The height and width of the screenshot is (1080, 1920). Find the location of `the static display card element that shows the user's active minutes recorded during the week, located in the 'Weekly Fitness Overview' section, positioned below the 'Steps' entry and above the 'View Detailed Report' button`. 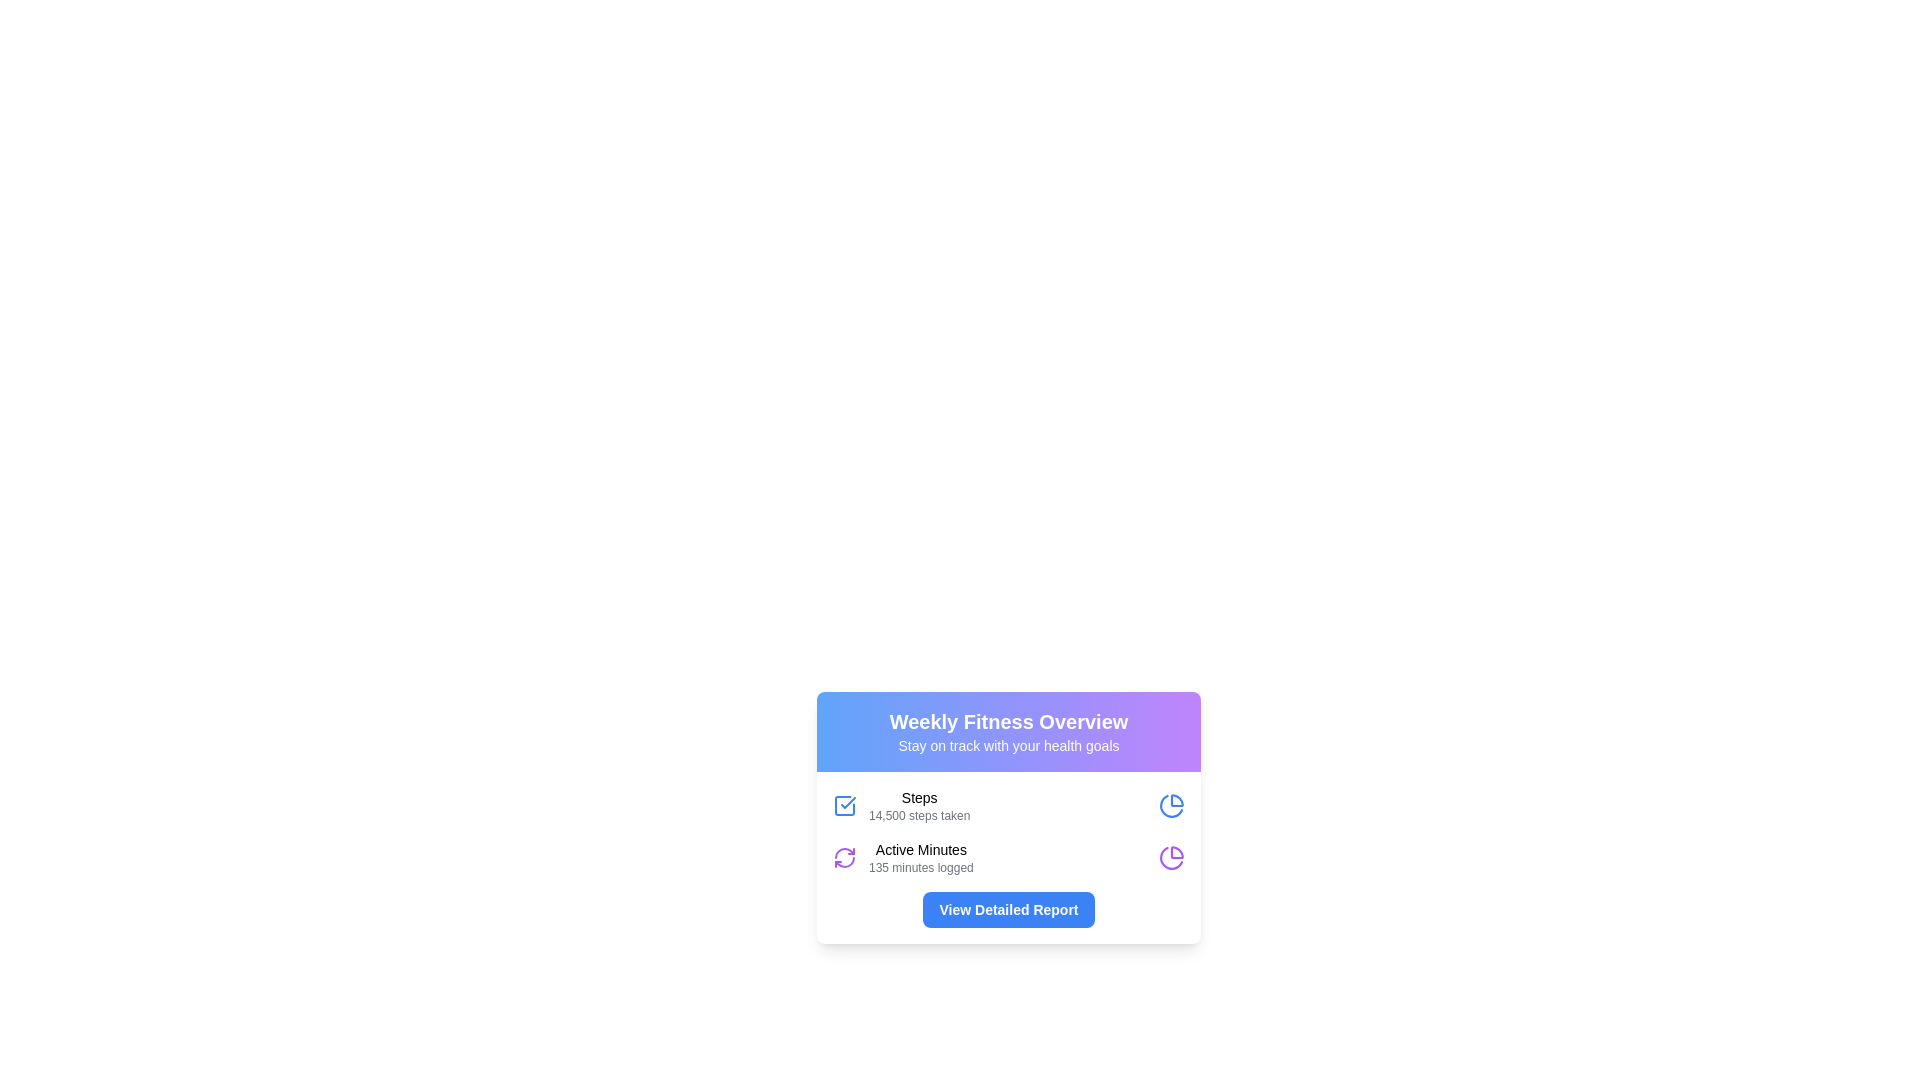

the static display card element that shows the user's active minutes recorded during the week, located in the 'Weekly Fitness Overview' section, positioned below the 'Steps' entry and above the 'View Detailed Report' button is located at coordinates (902, 856).